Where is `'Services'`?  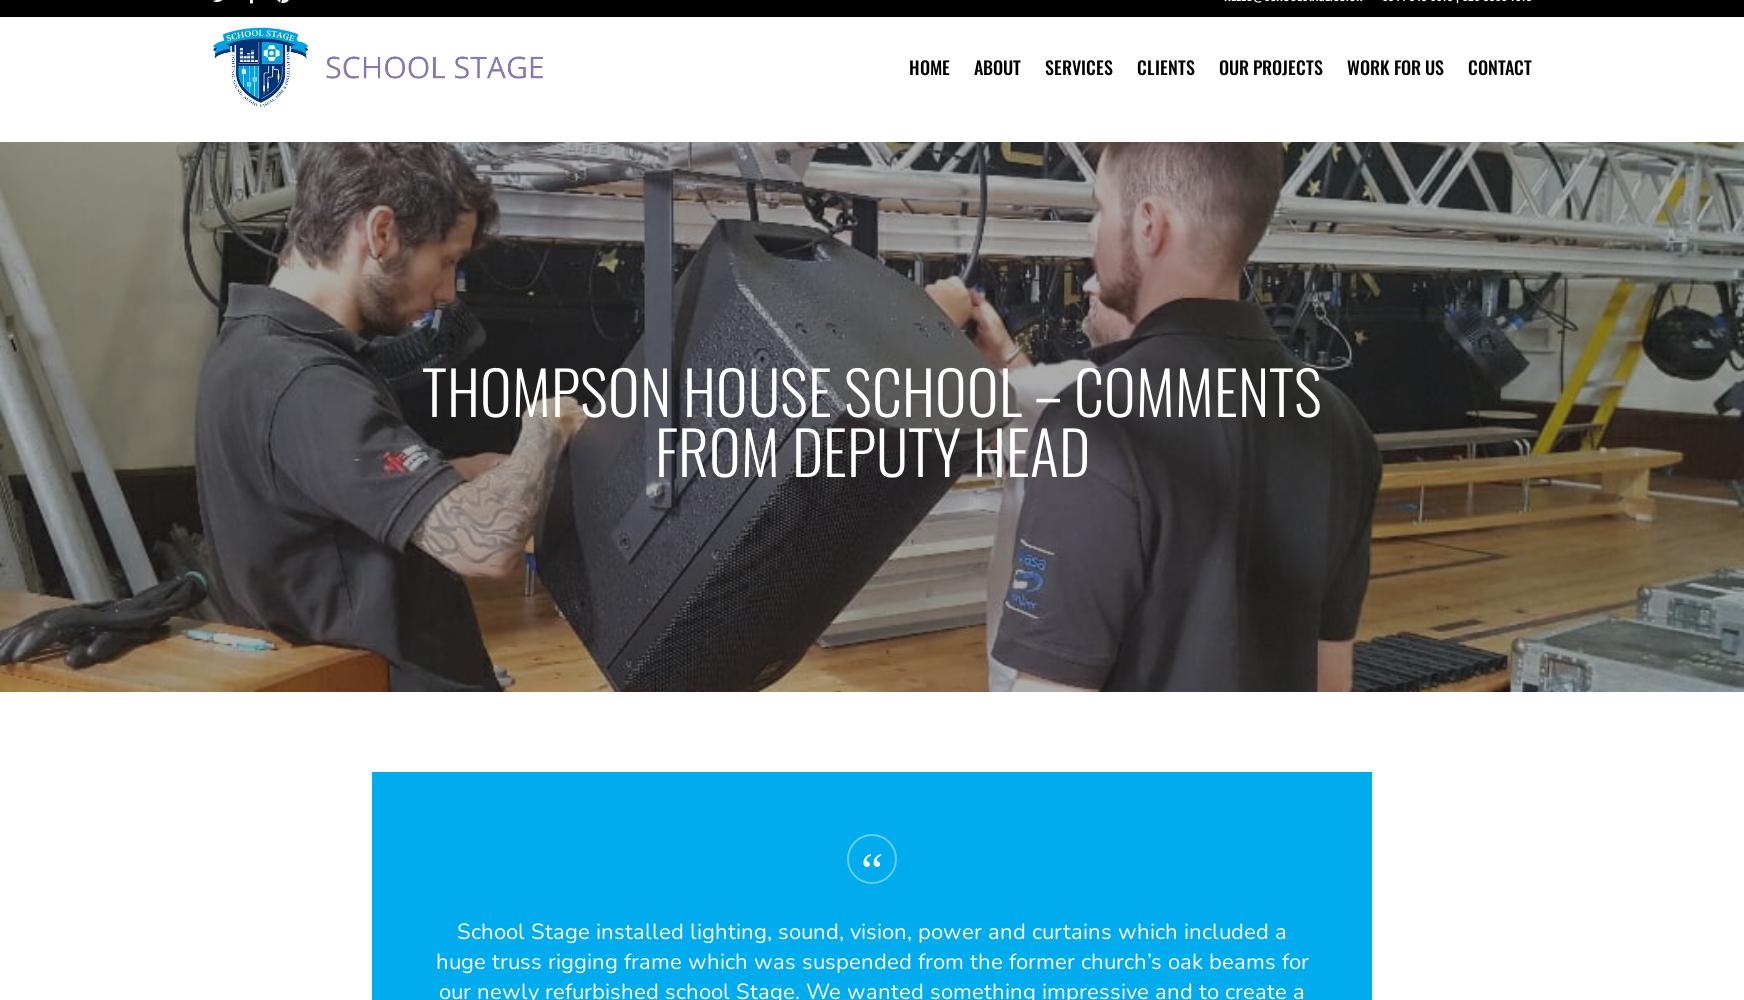 'Services' is located at coordinates (1079, 91).